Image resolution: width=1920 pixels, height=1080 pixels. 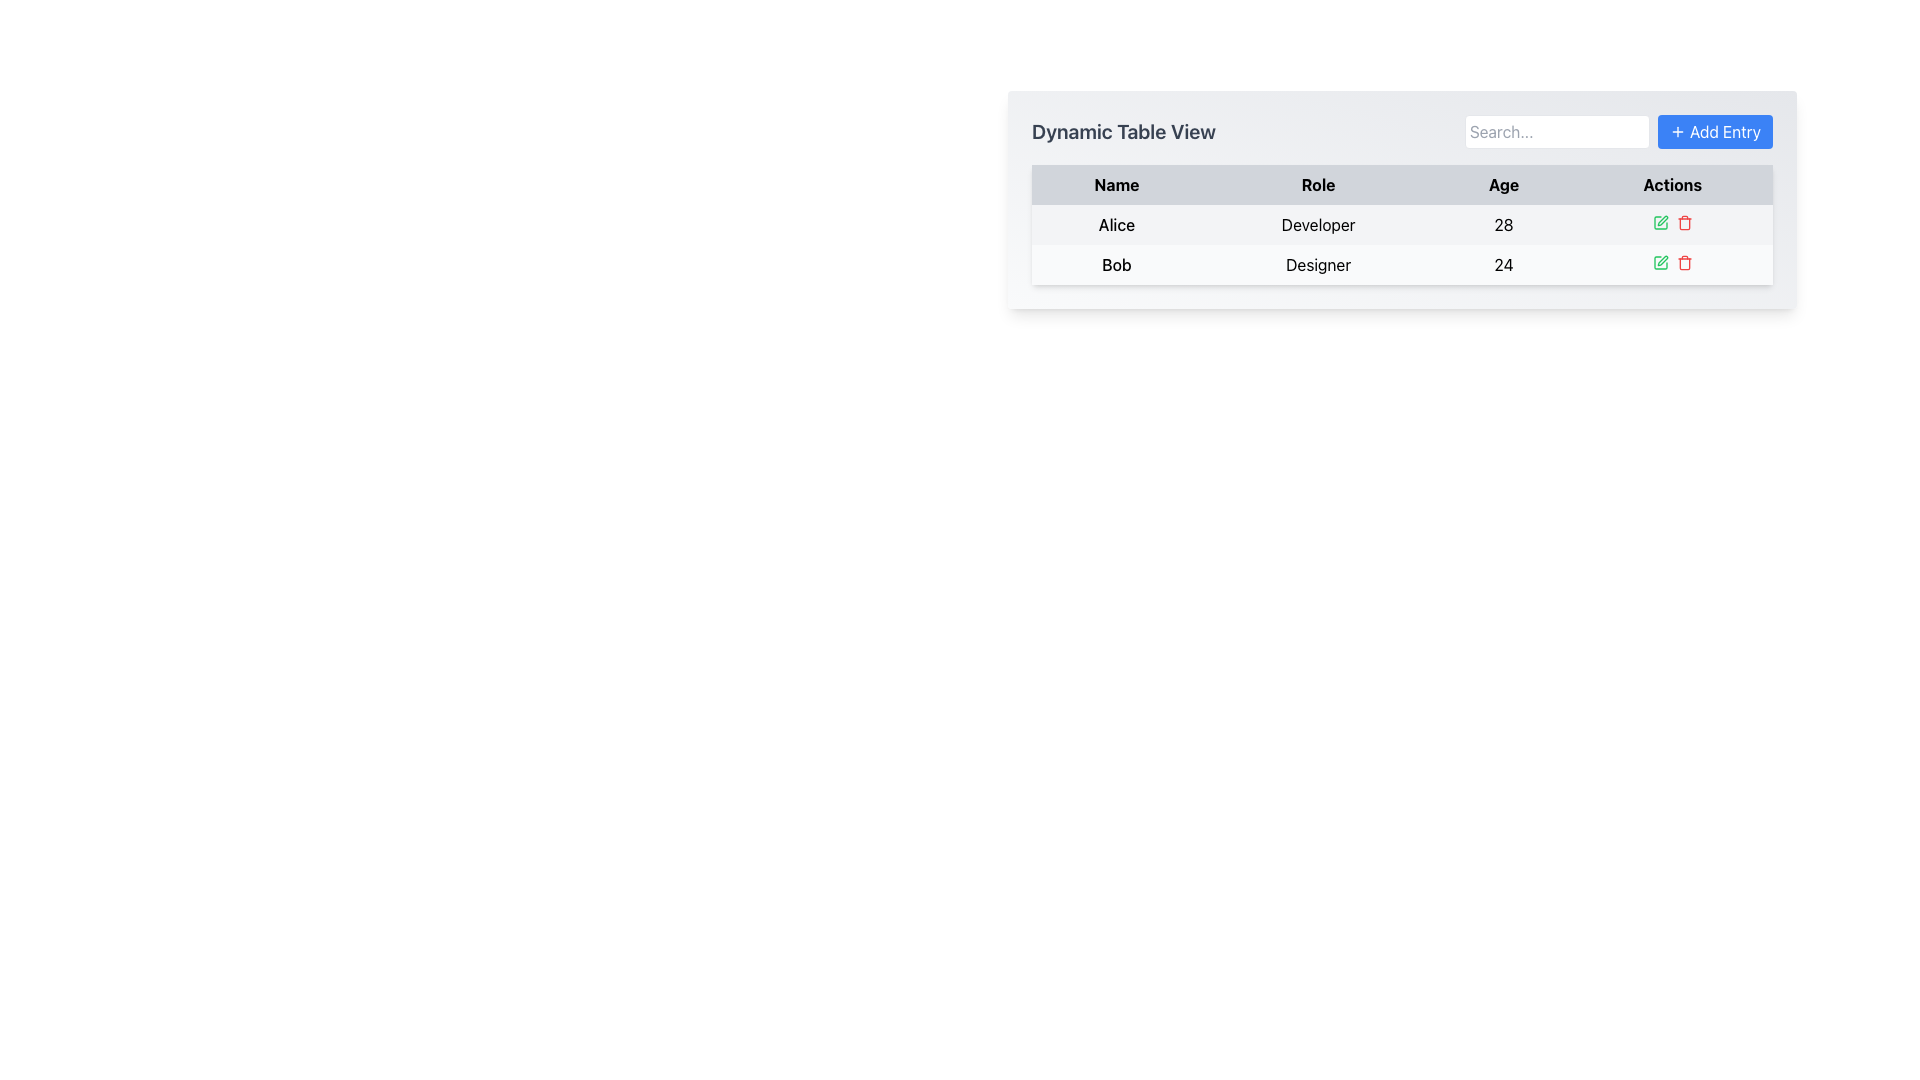 What do you see at coordinates (1677, 131) in the screenshot?
I see `the icon located in the top-right corner of the interface, which is part of the 'Add Entry' button` at bounding box center [1677, 131].